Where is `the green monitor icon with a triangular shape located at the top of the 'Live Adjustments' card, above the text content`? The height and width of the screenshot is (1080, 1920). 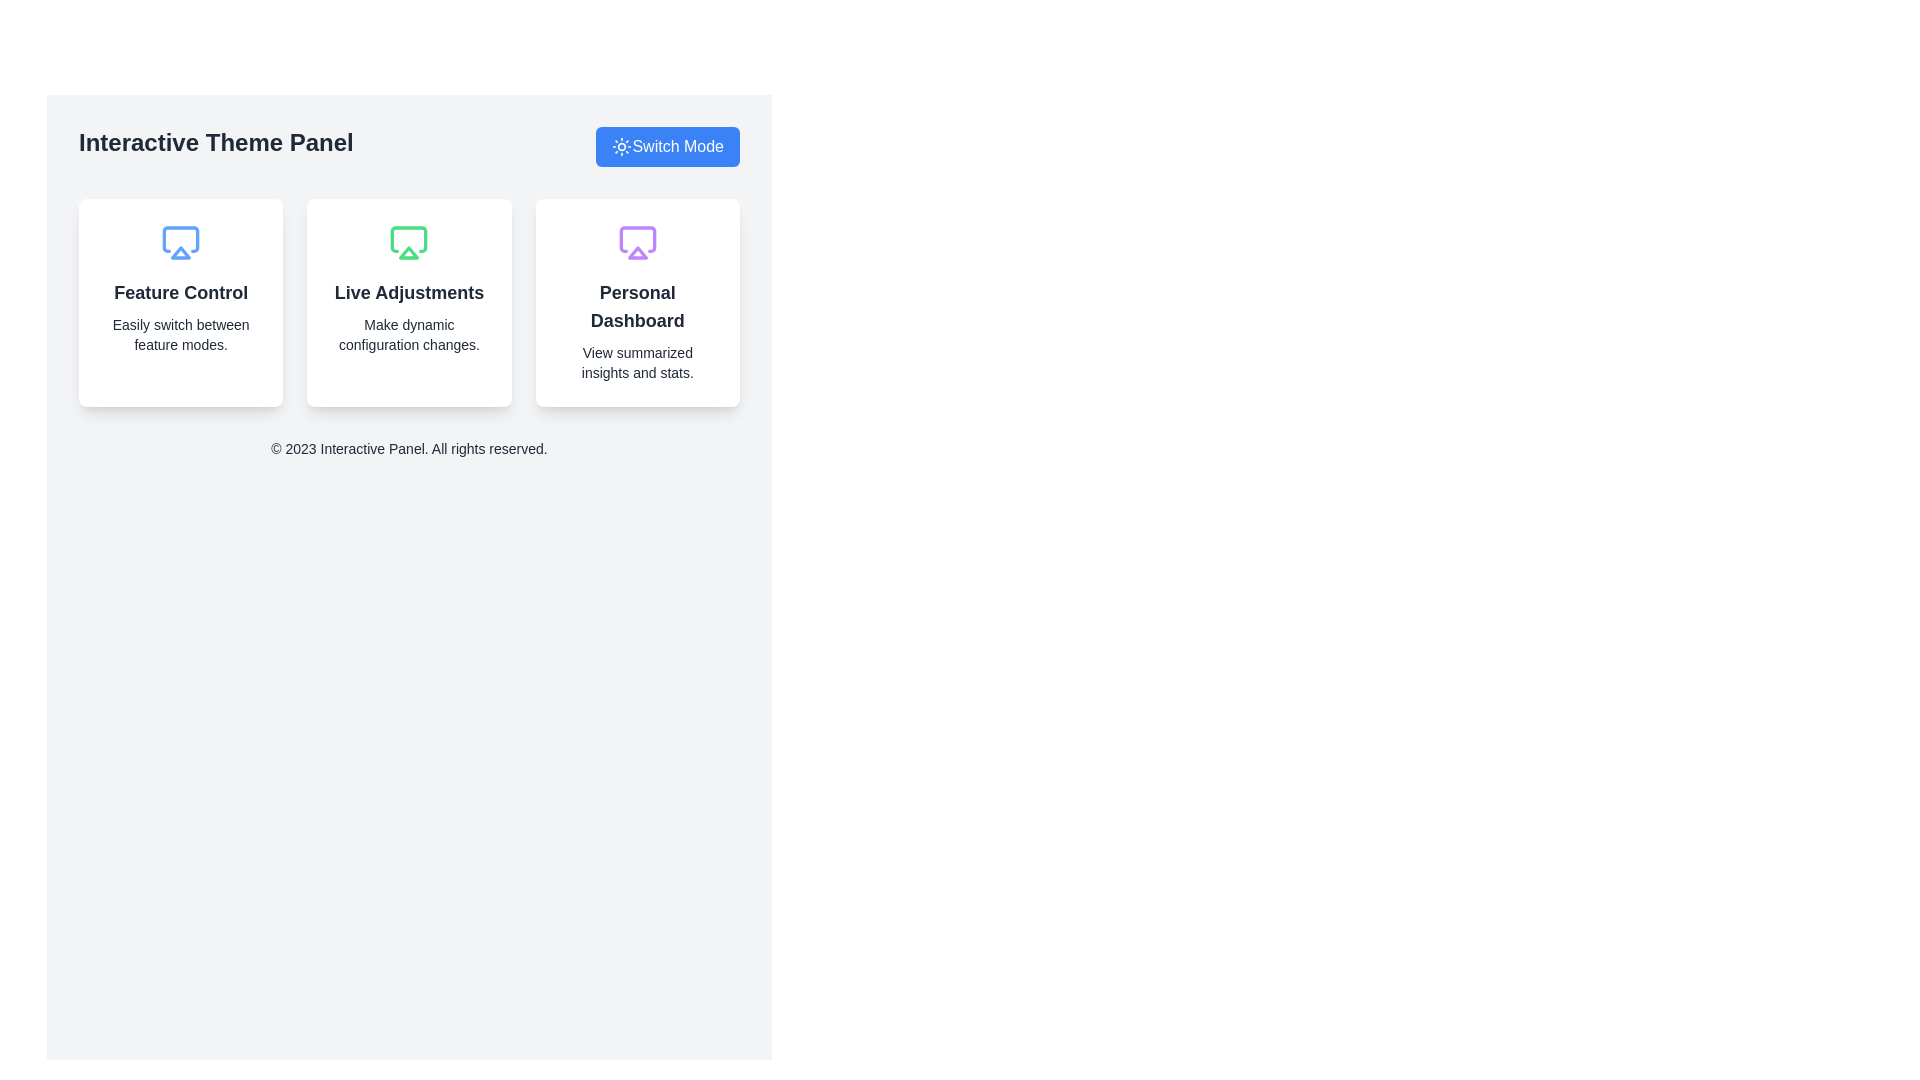
the green monitor icon with a triangular shape located at the top of the 'Live Adjustments' card, above the text content is located at coordinates (408, 242).